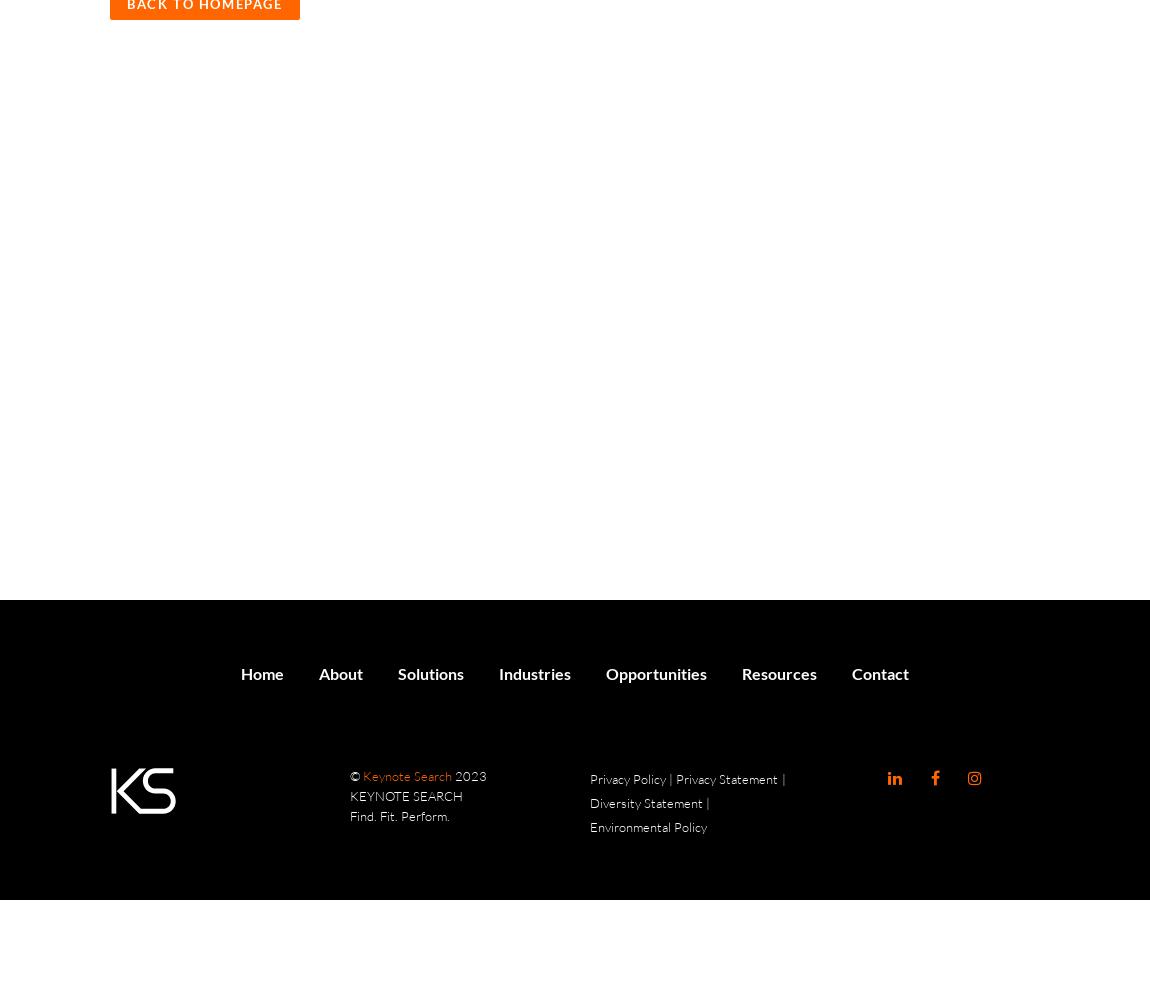 This screenshot has height=1000, width=1150. I want to click on 'About', so click(319, 673).